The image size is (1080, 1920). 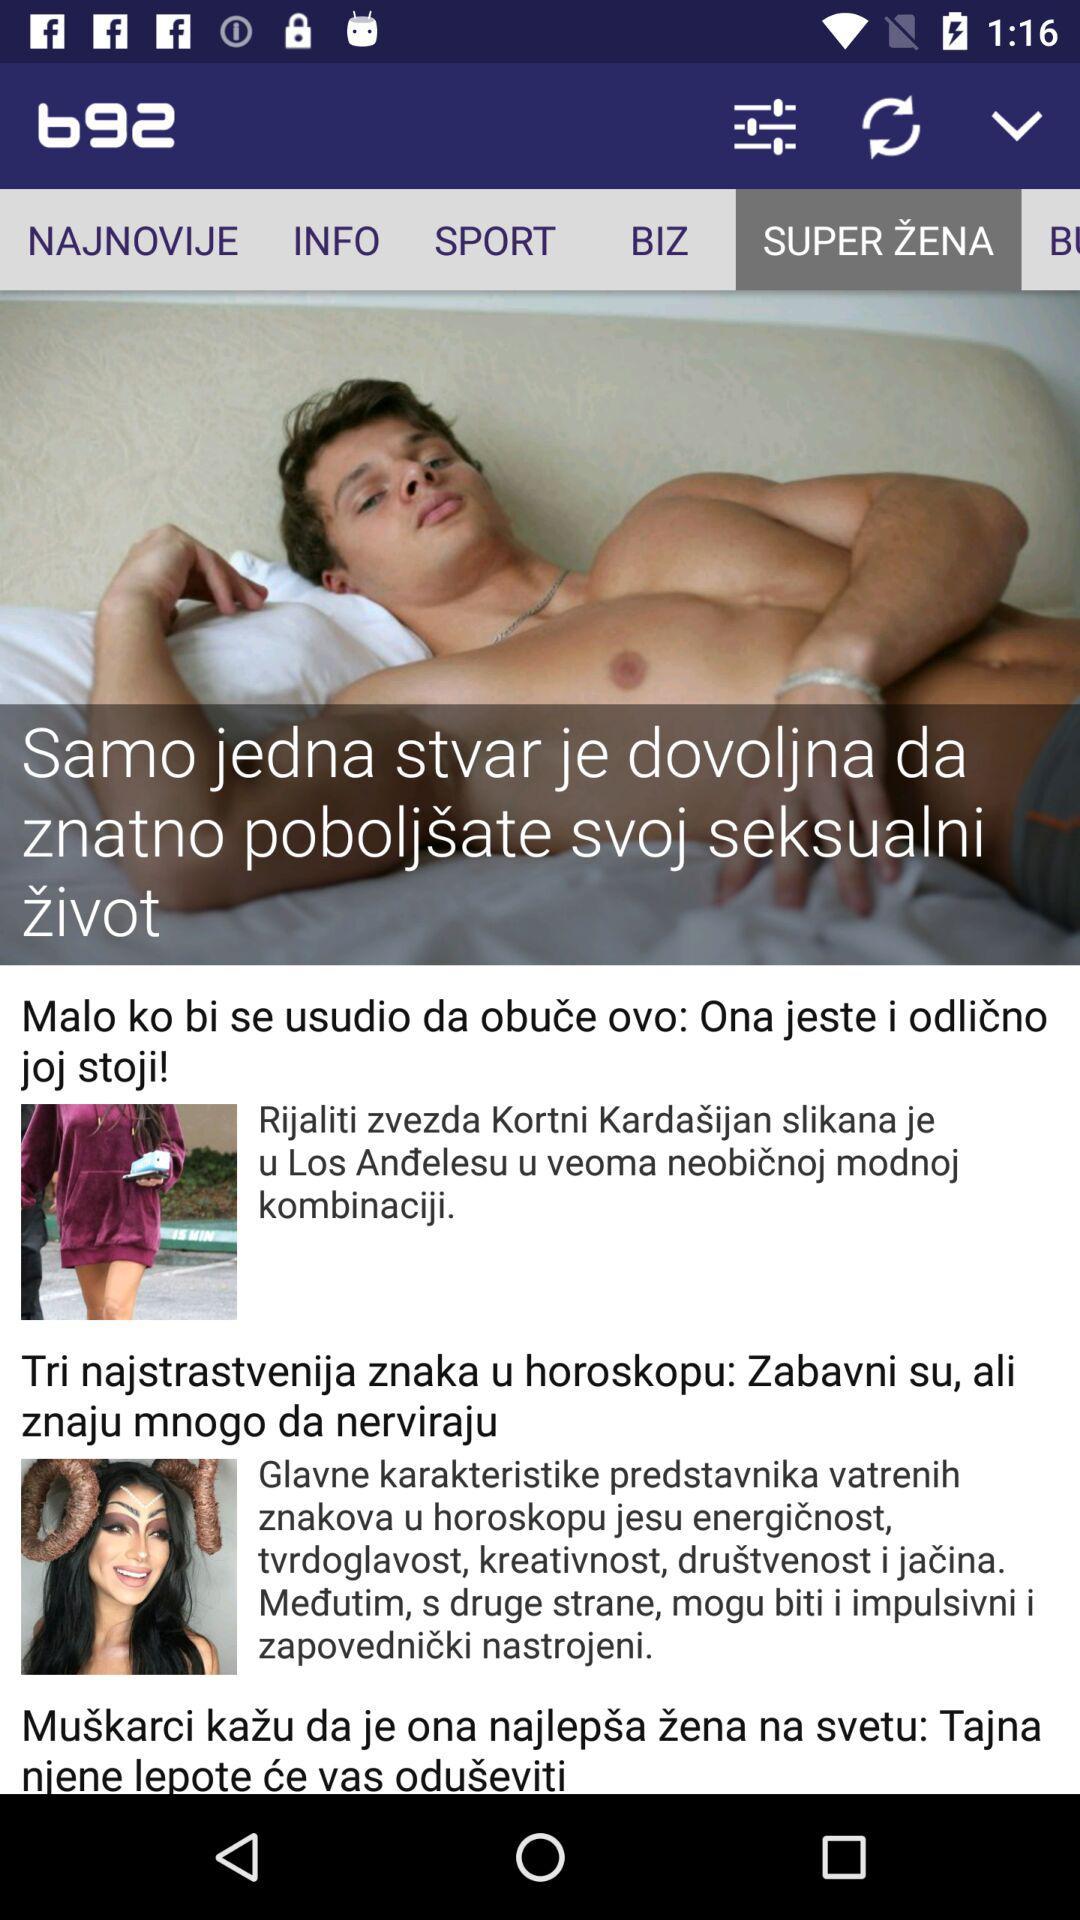 I want to click on icon to the left of   biz   icon, so click(x=495, y=239).